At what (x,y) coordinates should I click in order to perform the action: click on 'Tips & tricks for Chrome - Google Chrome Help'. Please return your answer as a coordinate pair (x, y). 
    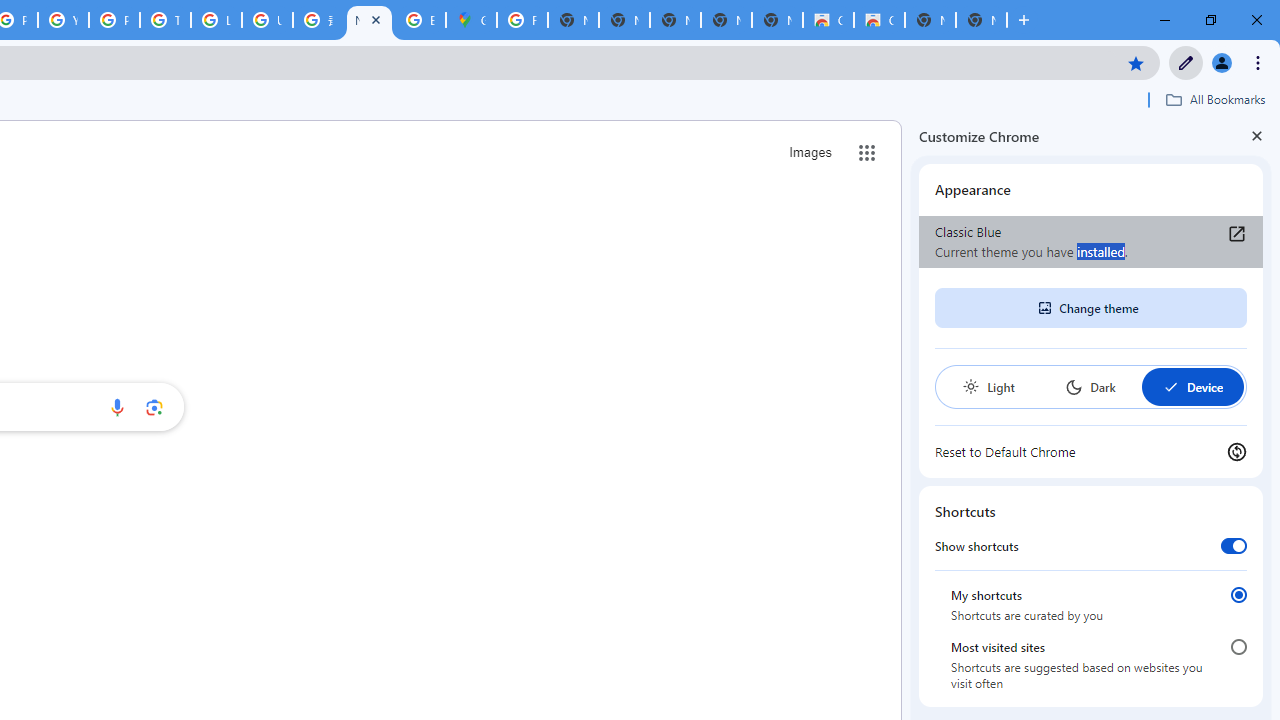
    Looking at the image, I should click on (165, 20).